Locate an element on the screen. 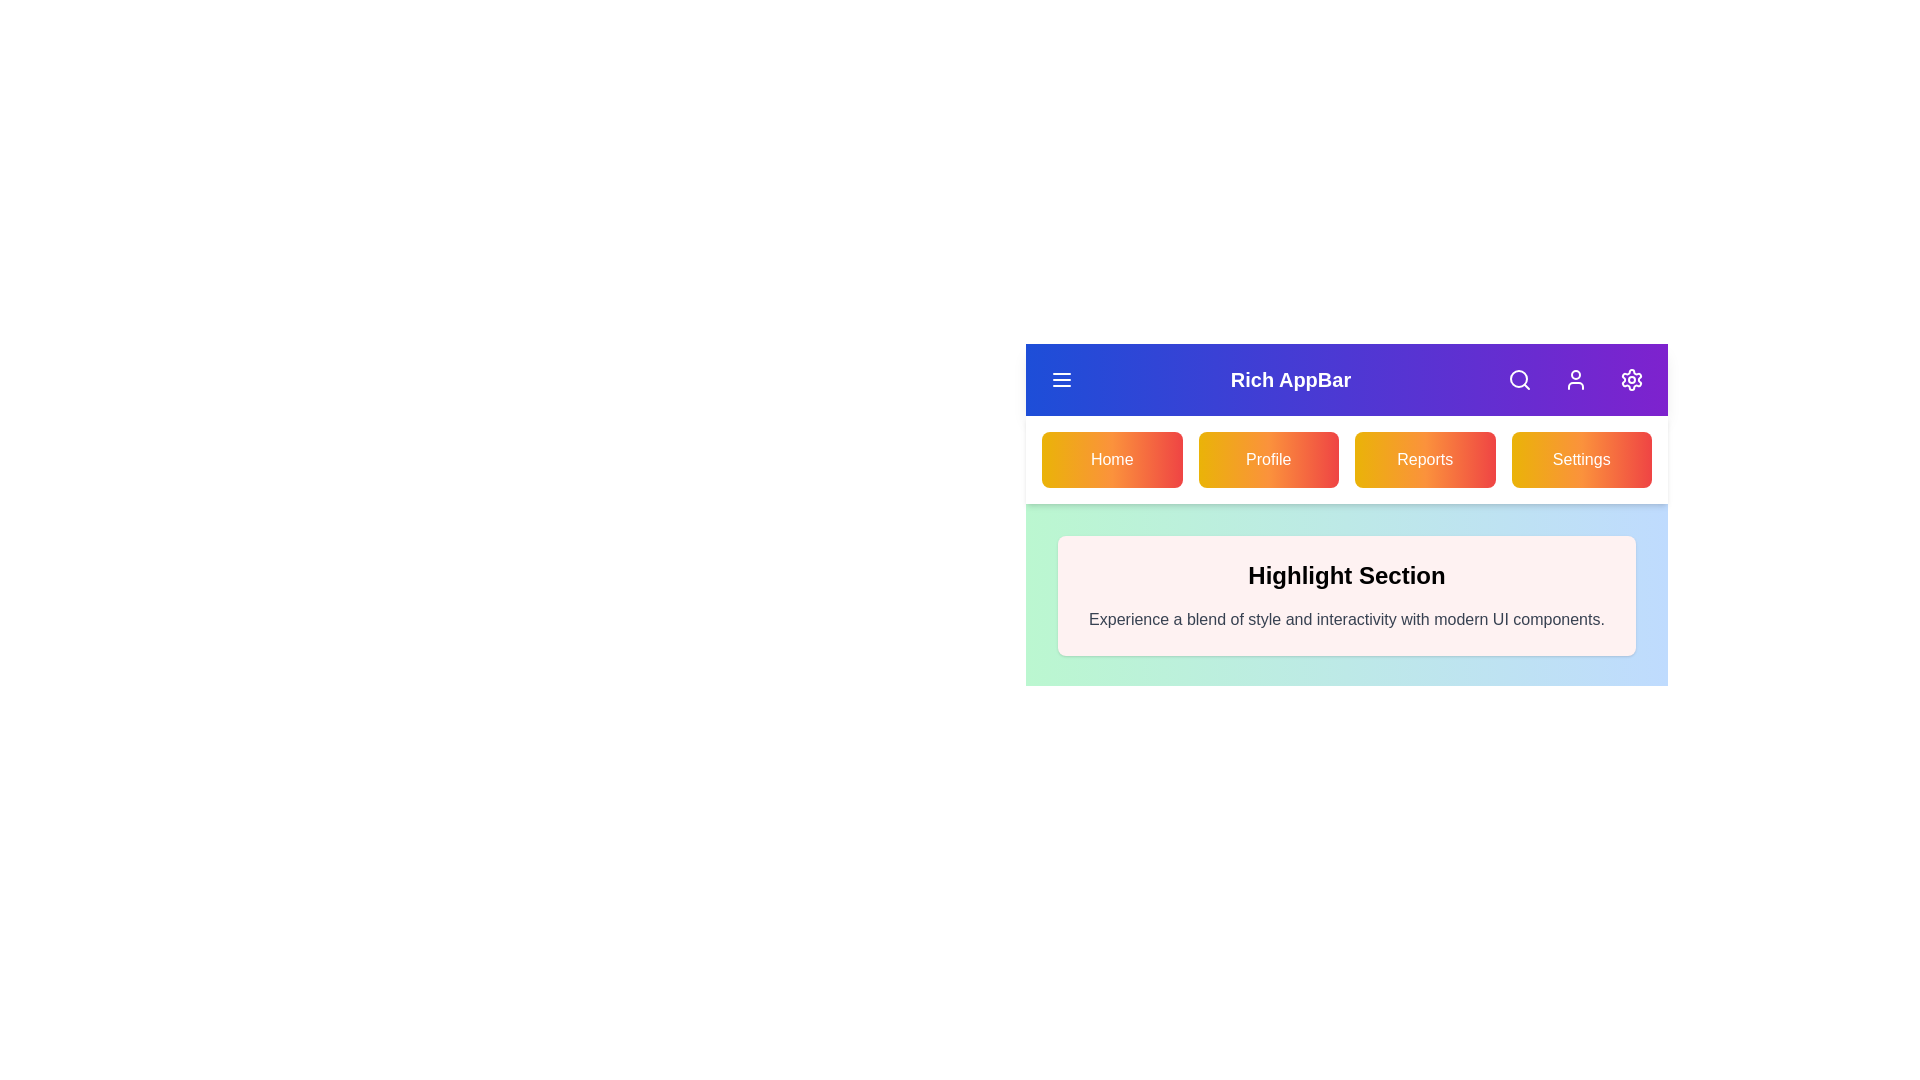  the Reports navigation button is located at coordinates (1424, 459).